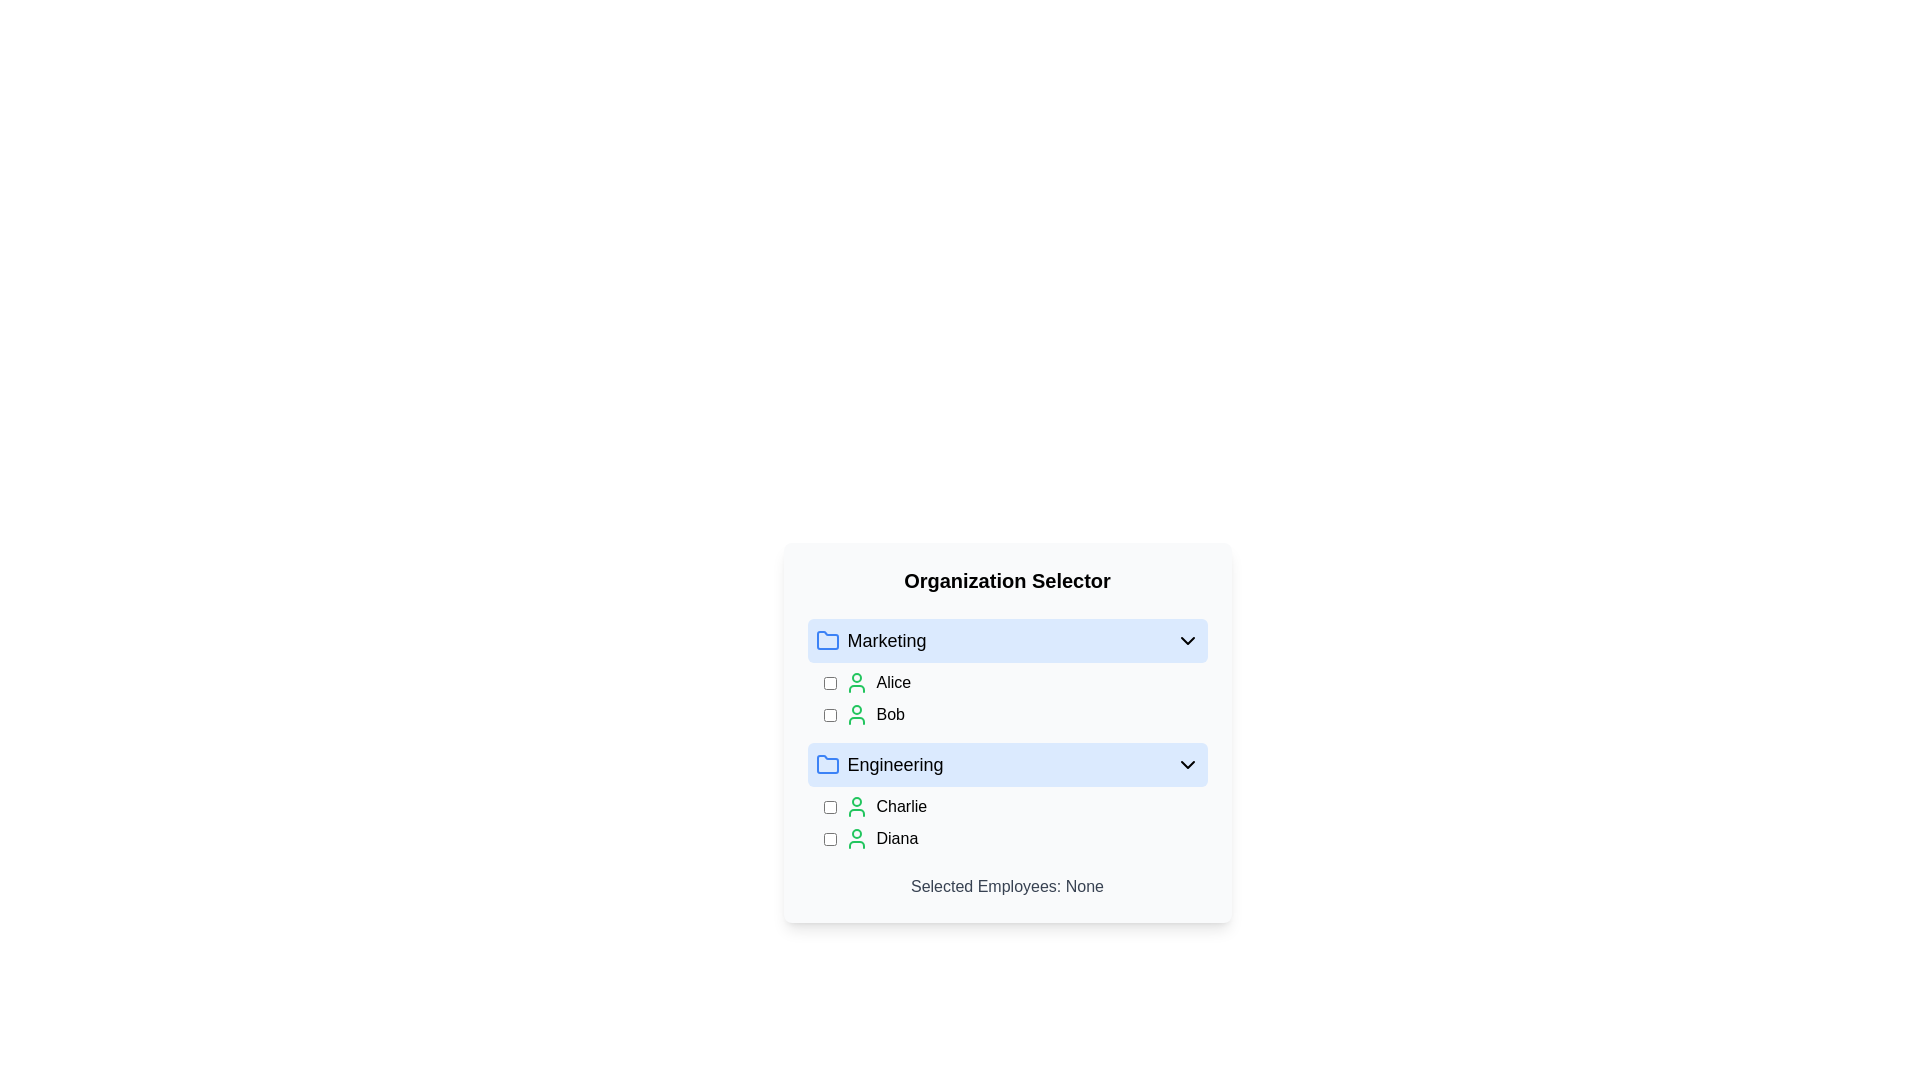 The image size is (1920, 1080). Describe the element at coordinates (856, 839) in the screenshot. I see `the user icon representing 'Diana'` at that location.